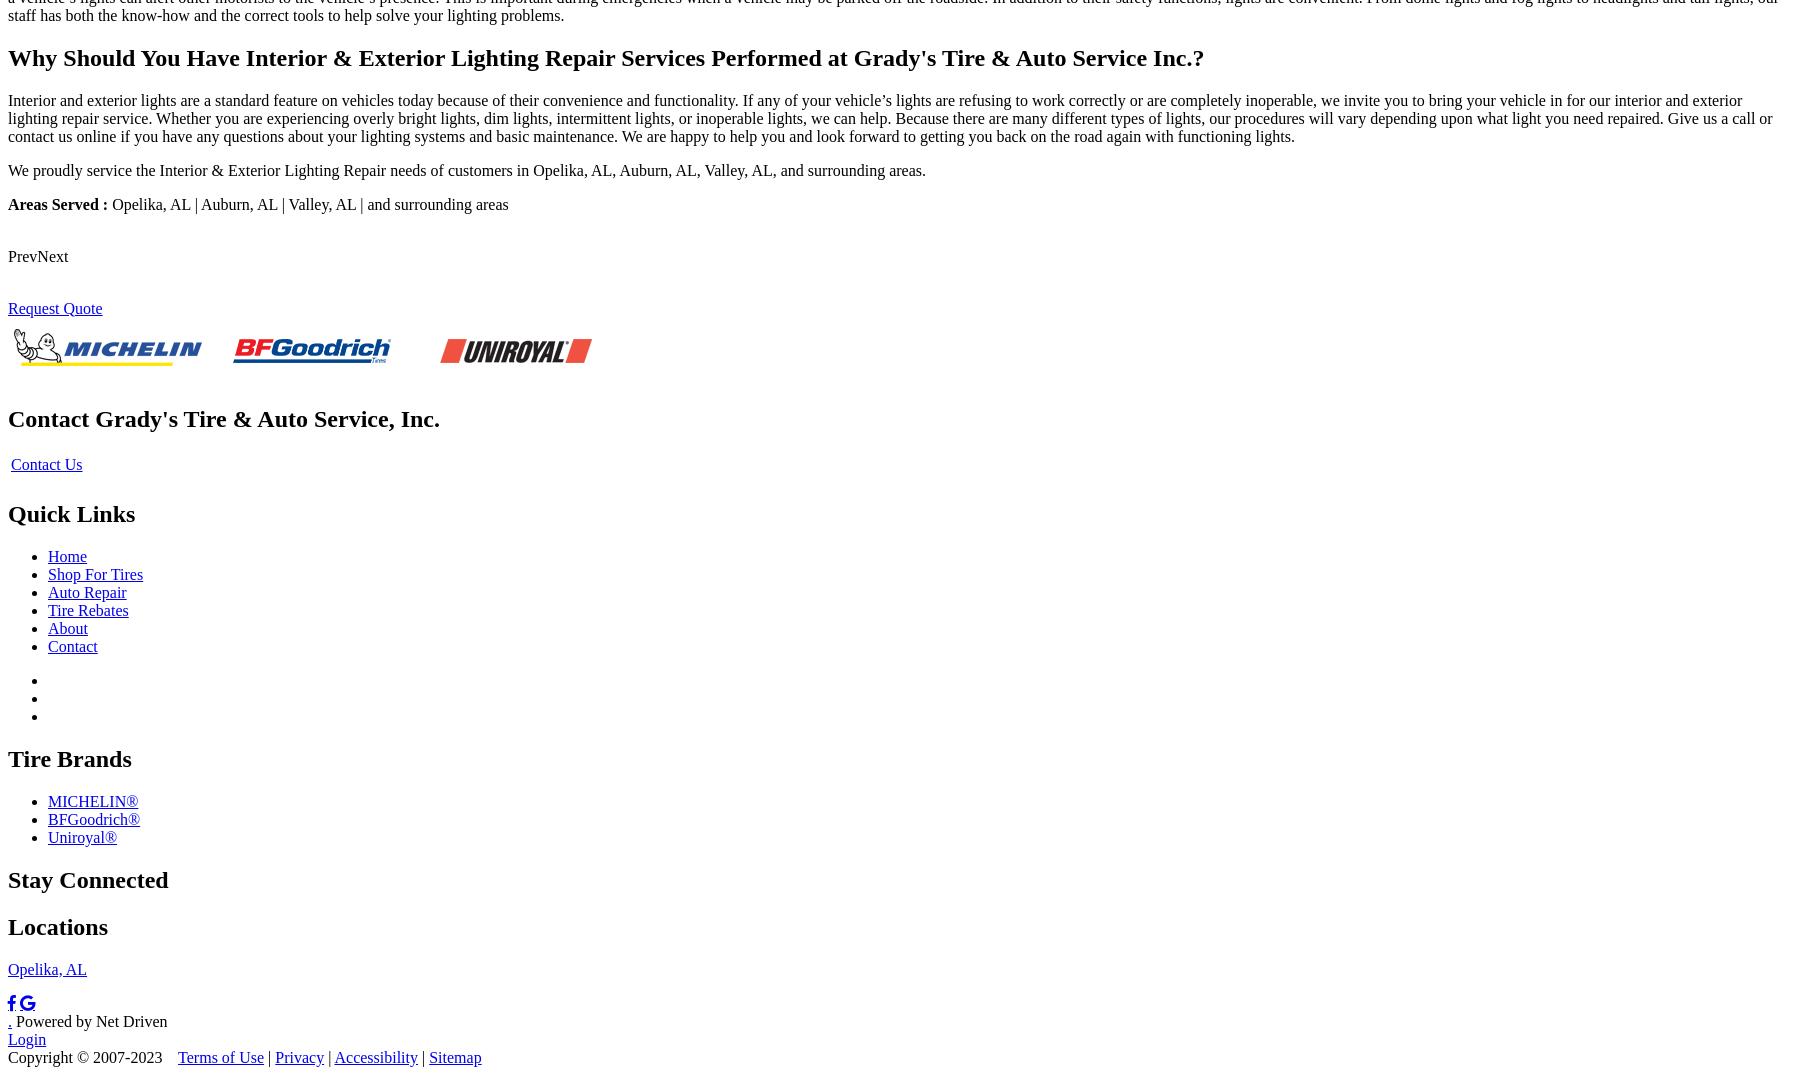  Describe the element at coordinates (70, 514) in the screenshot. I see `'Quick Links'` at that location.